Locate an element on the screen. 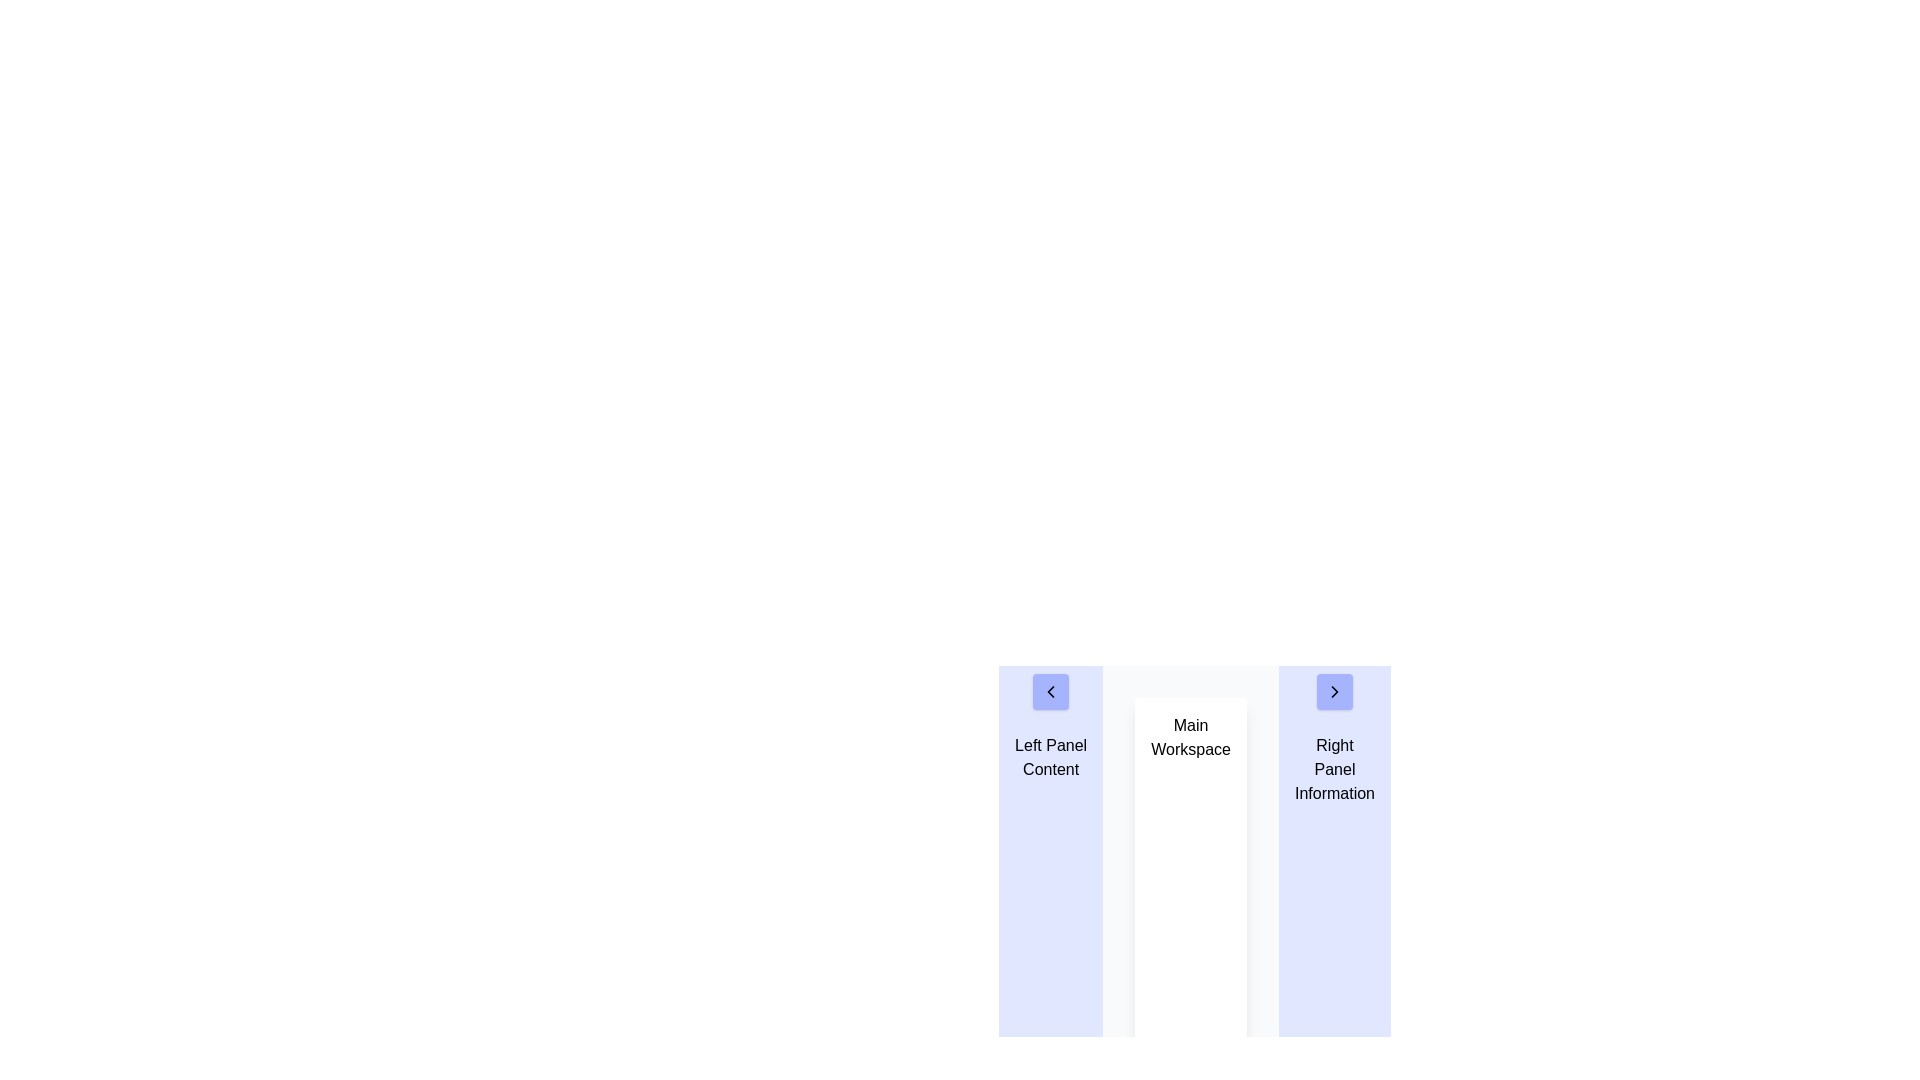 This screenshot has height=1080, width=1920. the descriptive text label located in the left panel, which indicates the content or purpose of the left panel, positioned below the leftward navigation arrow icon and above the main workspace area is located at coordinates (1050, 758).